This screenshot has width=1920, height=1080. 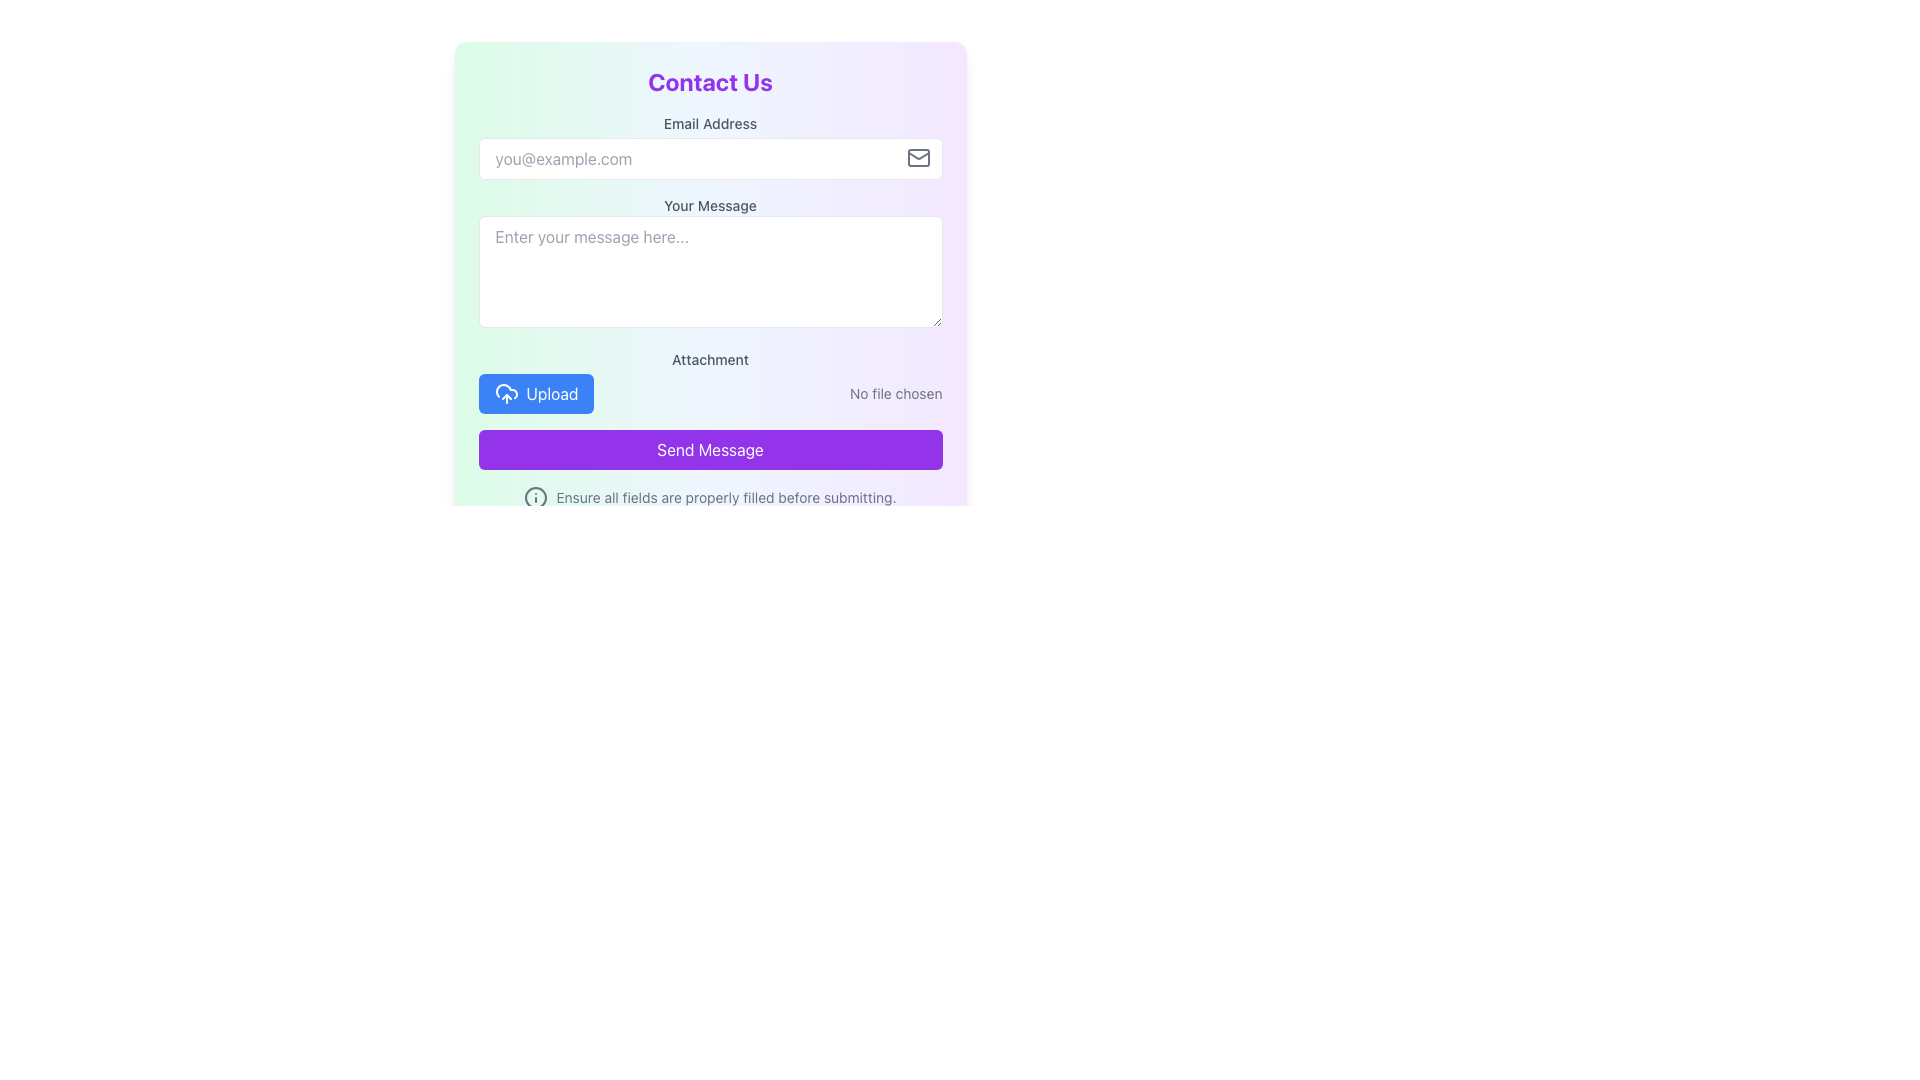 I want to click on the 'Send Message' button, which is a rectangular button with rounded corners in purple, so click(x=710, y=450).